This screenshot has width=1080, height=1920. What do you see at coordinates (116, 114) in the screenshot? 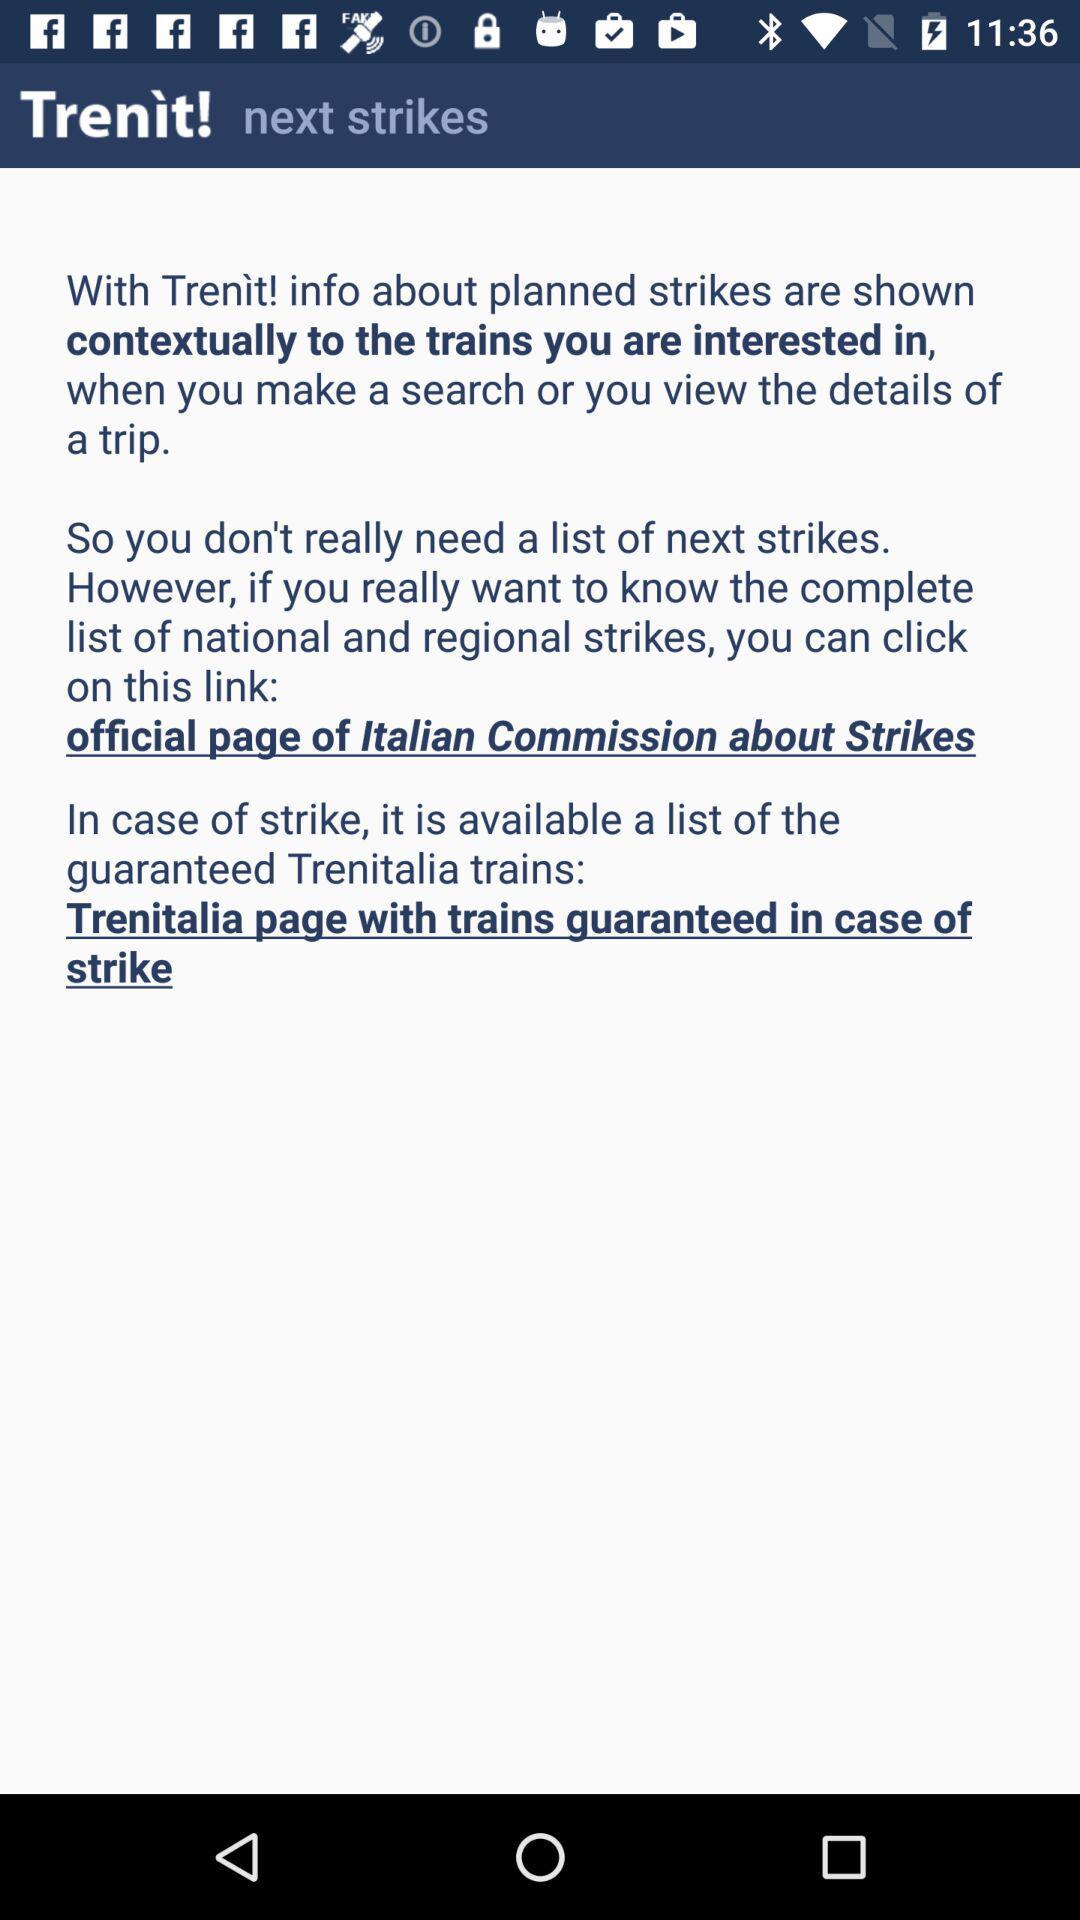
I see `item next to next strikes item` at bounding box center [116, 114].